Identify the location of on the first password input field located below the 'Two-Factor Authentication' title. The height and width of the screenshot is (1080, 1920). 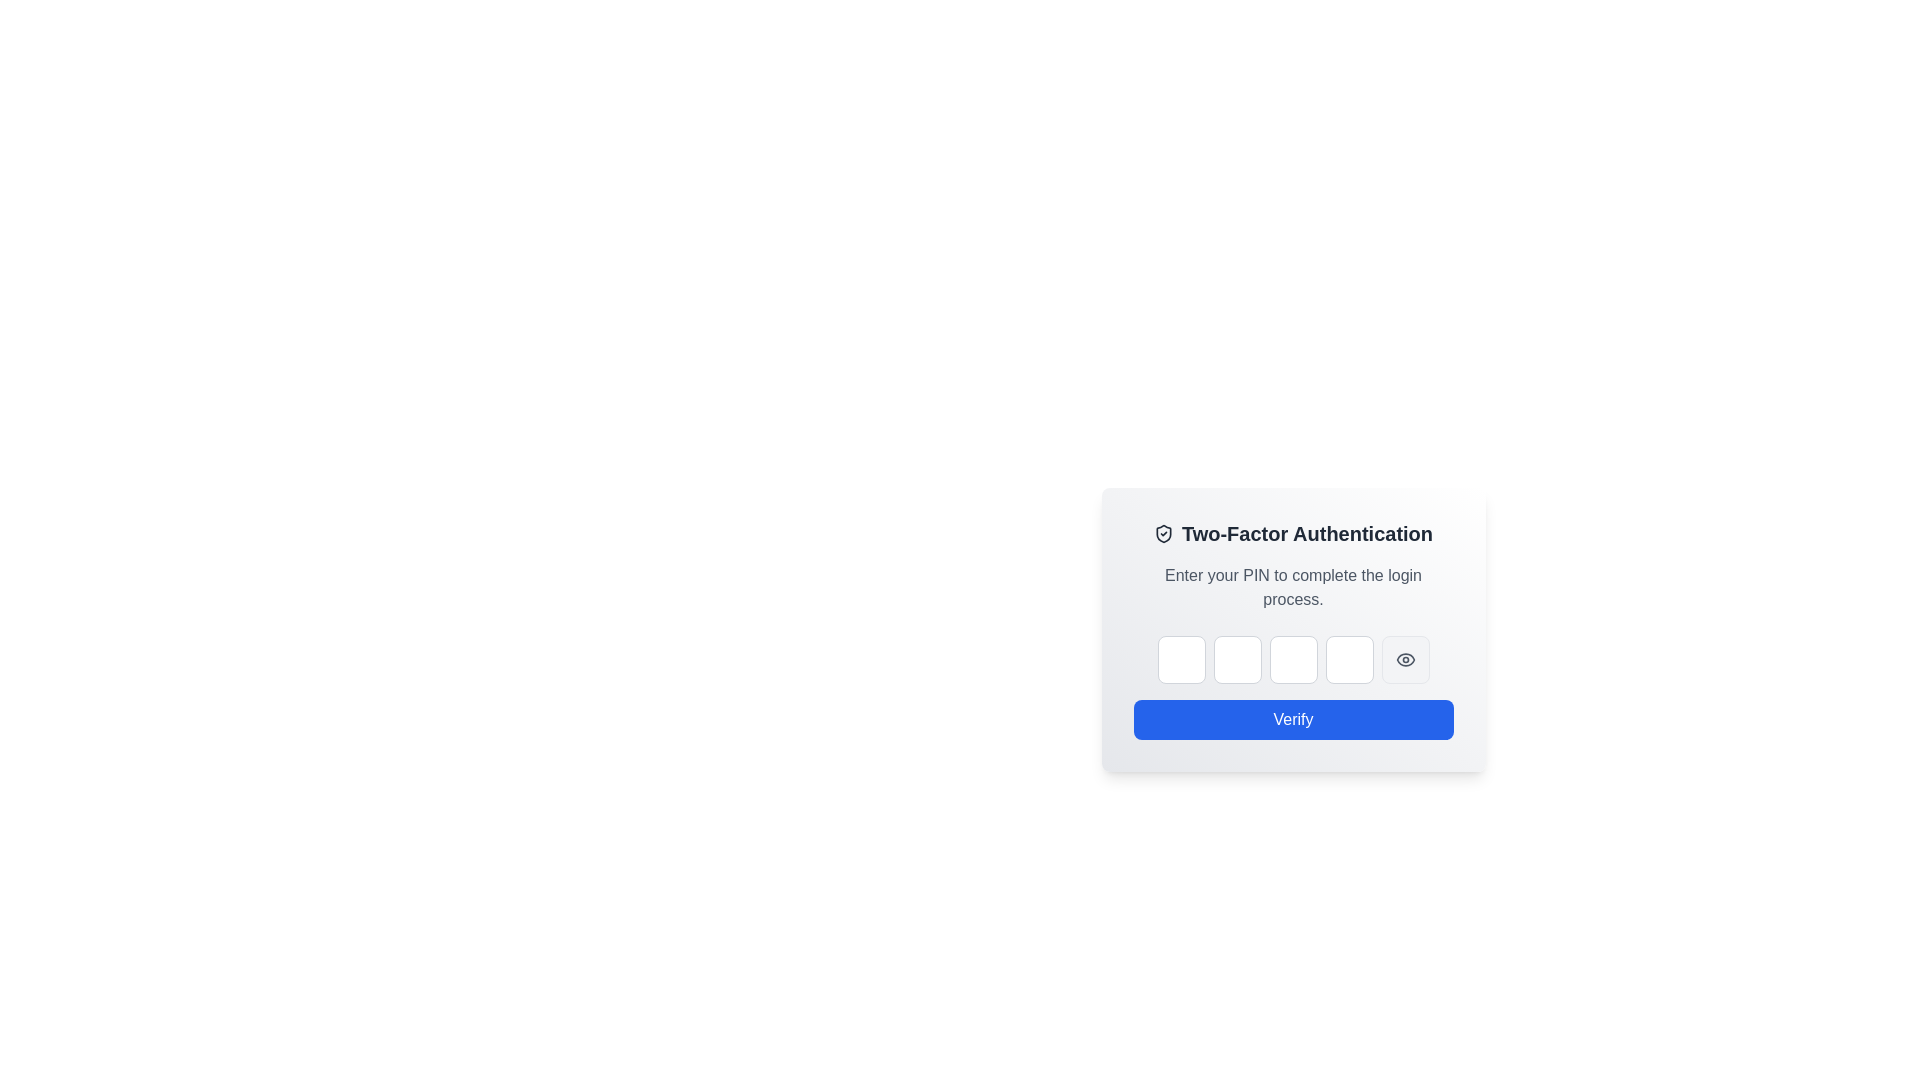
(1181, 659).